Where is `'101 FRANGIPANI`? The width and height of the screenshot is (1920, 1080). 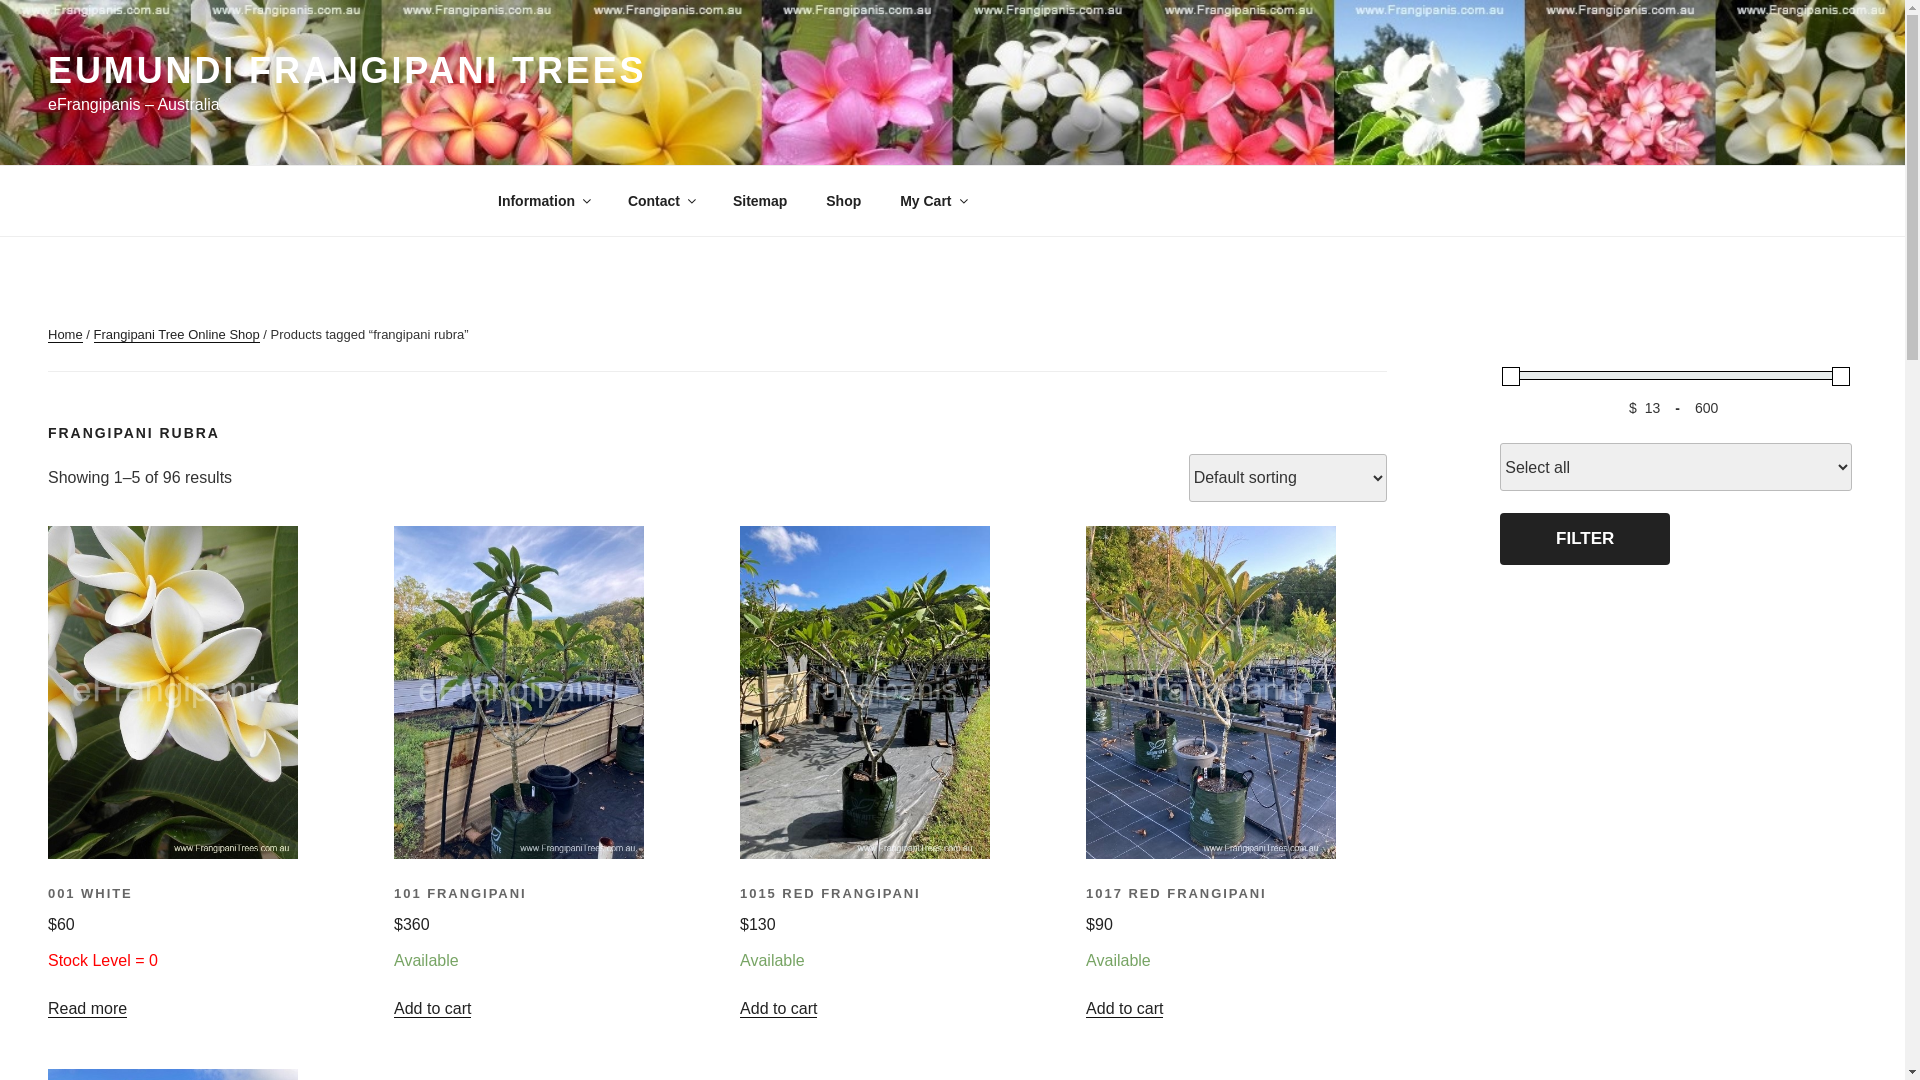 '101 FRANGIPANI is located at coordinates (541, 930).